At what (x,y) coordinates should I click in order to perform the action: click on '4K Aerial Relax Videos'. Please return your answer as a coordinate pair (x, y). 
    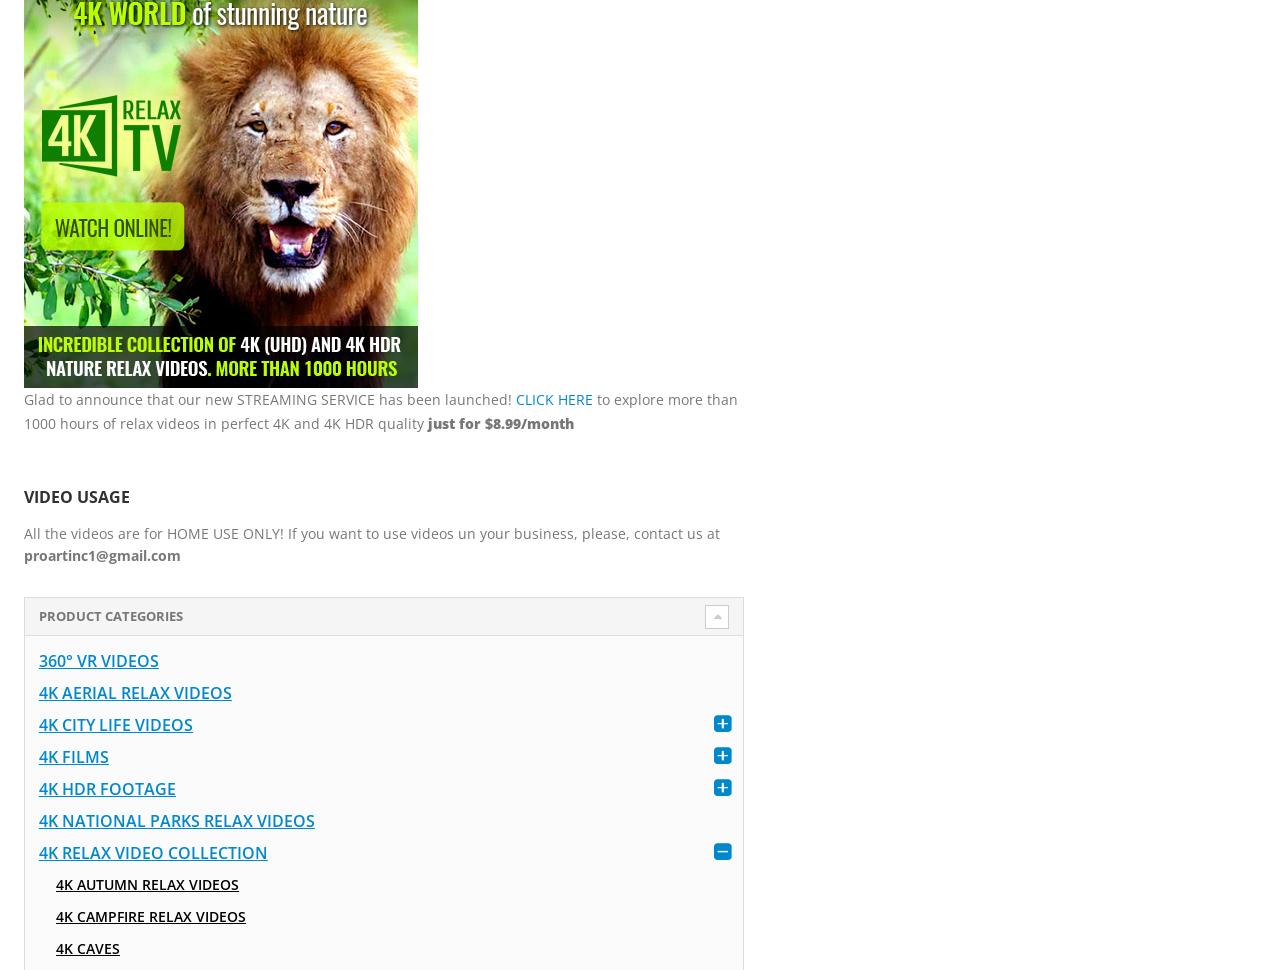
    Looking at the image, I should click on (134, 692).